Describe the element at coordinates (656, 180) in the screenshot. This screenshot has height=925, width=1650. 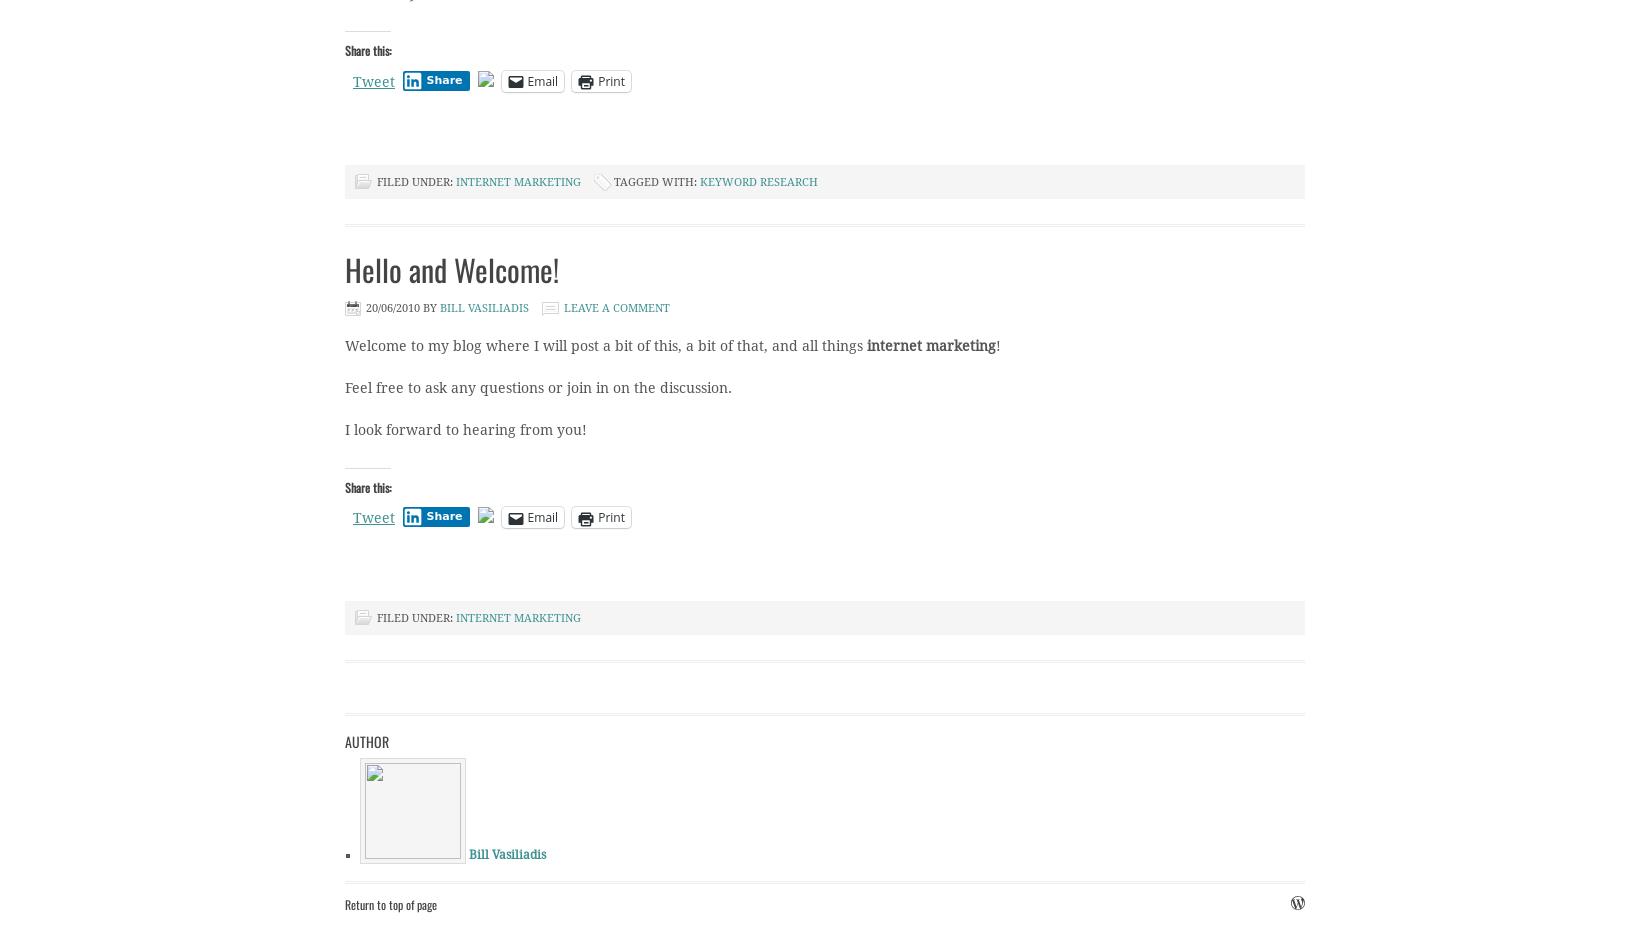
I see `'Tagged With:'` at that location.